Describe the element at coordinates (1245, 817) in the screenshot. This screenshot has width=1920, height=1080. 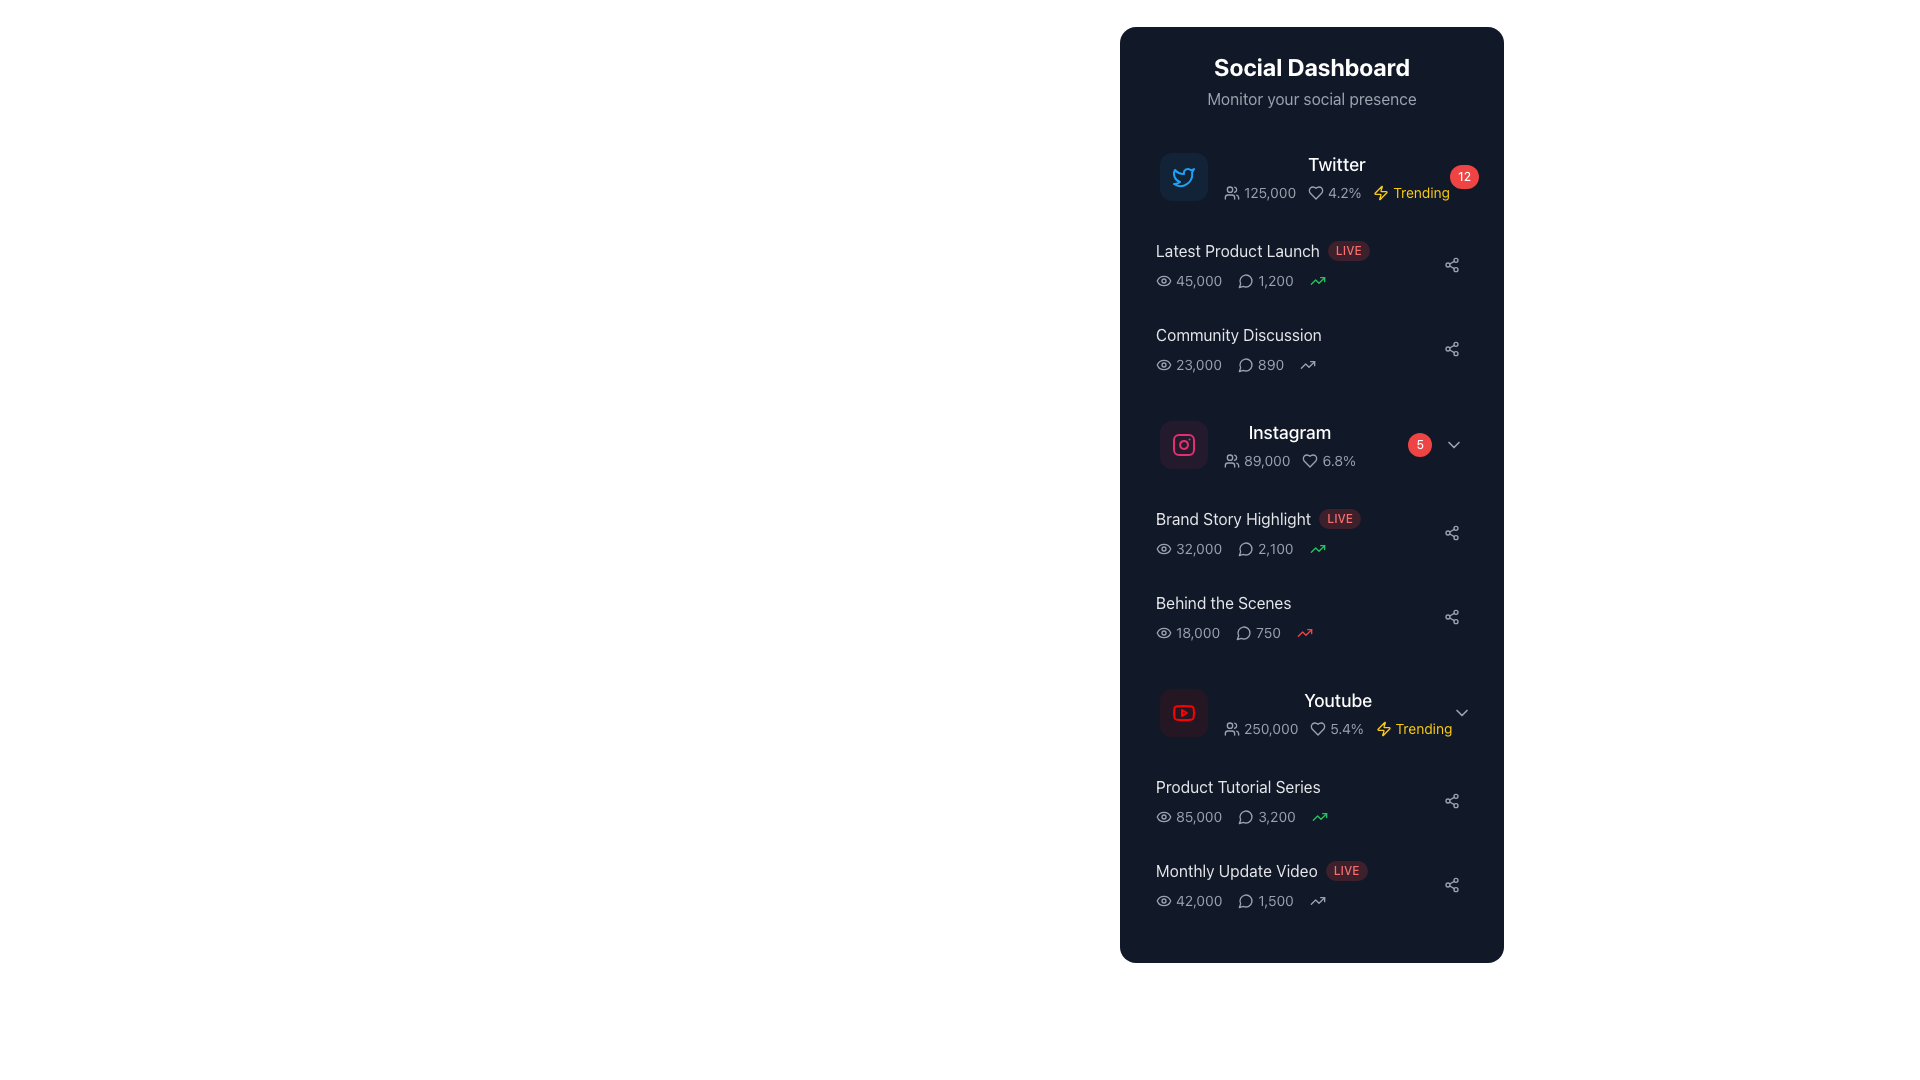
I see `the comment indicator icon located next to the text '3,200' in the 'Product Tutorial Series' section` at that location.